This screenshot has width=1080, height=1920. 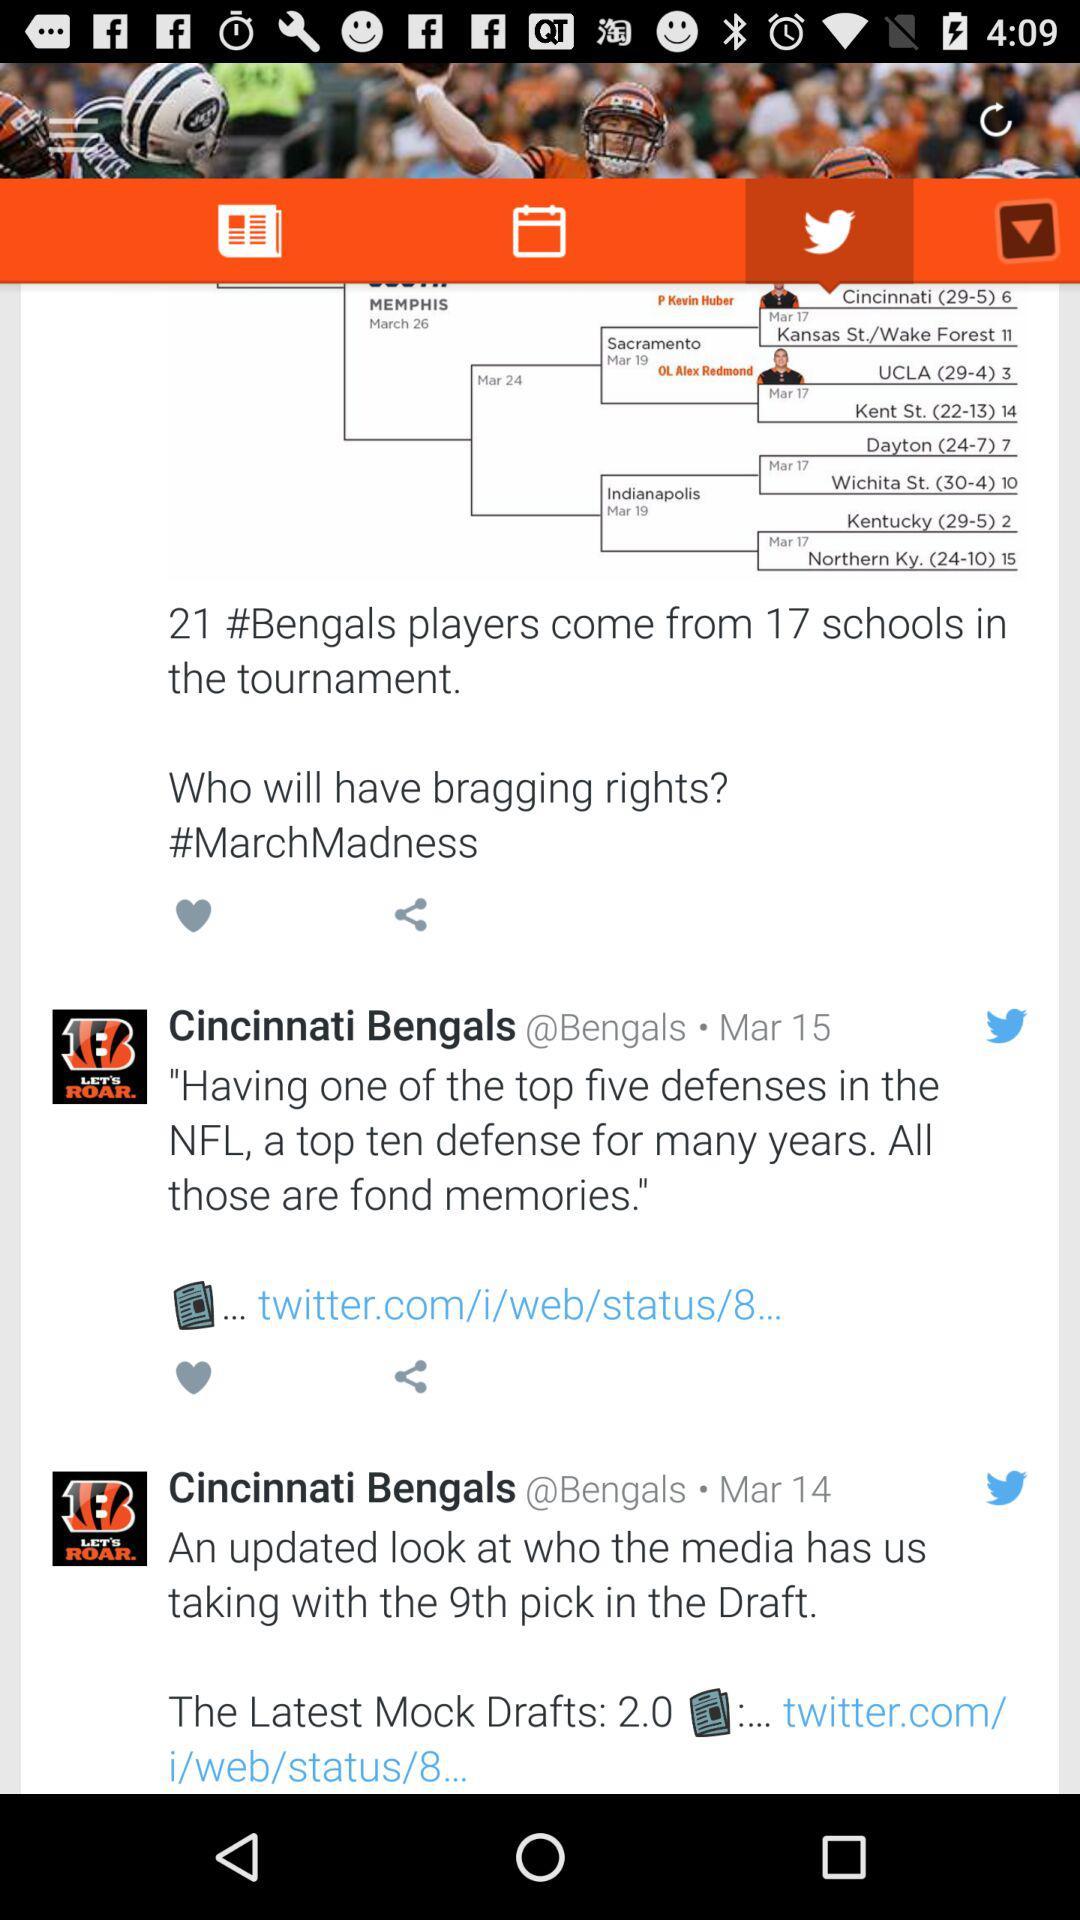 I want to click on icon next to the @bengals item, so click(x=759, y=1026).